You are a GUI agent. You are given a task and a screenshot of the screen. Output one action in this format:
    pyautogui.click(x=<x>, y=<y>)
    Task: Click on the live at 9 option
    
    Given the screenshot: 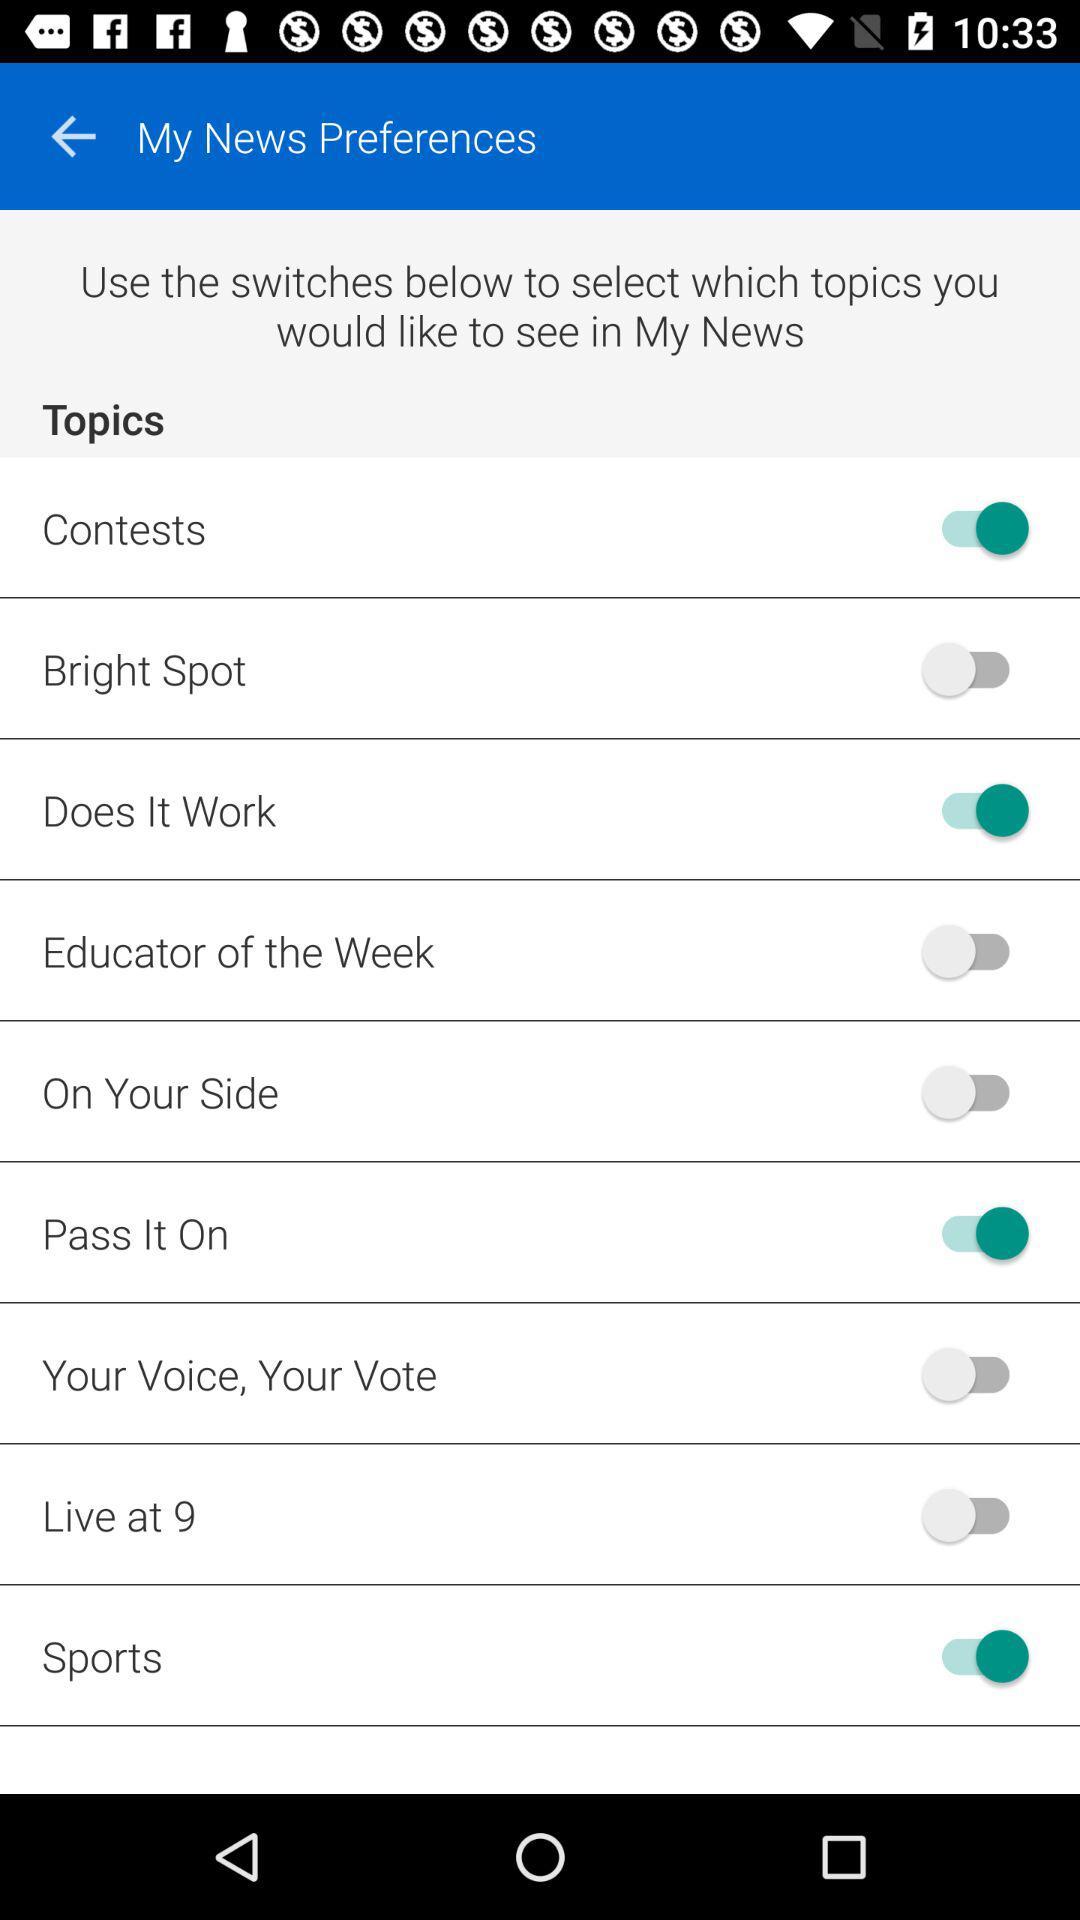 What is the action you would take?
    pyautogui.click(x=974, y=1515)
    